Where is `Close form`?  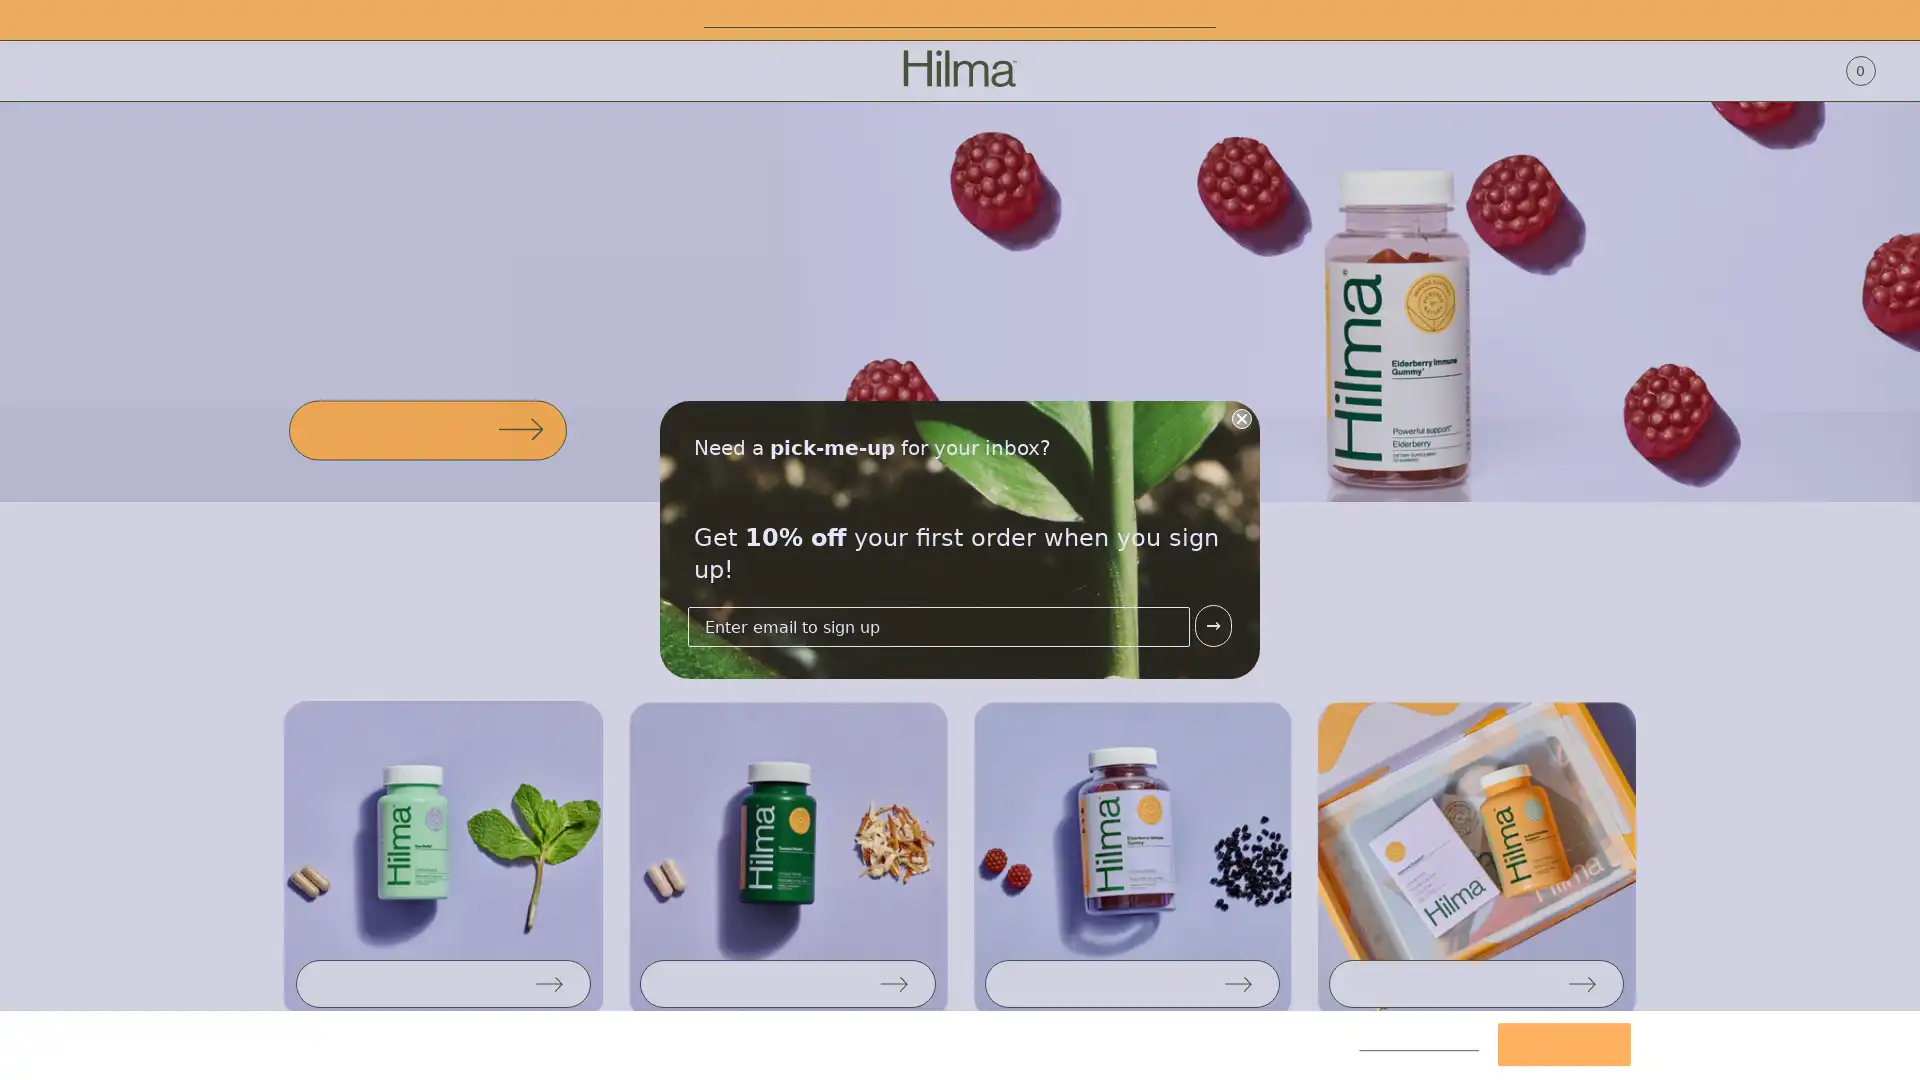 Close form is located at coordinates (1241, 418).